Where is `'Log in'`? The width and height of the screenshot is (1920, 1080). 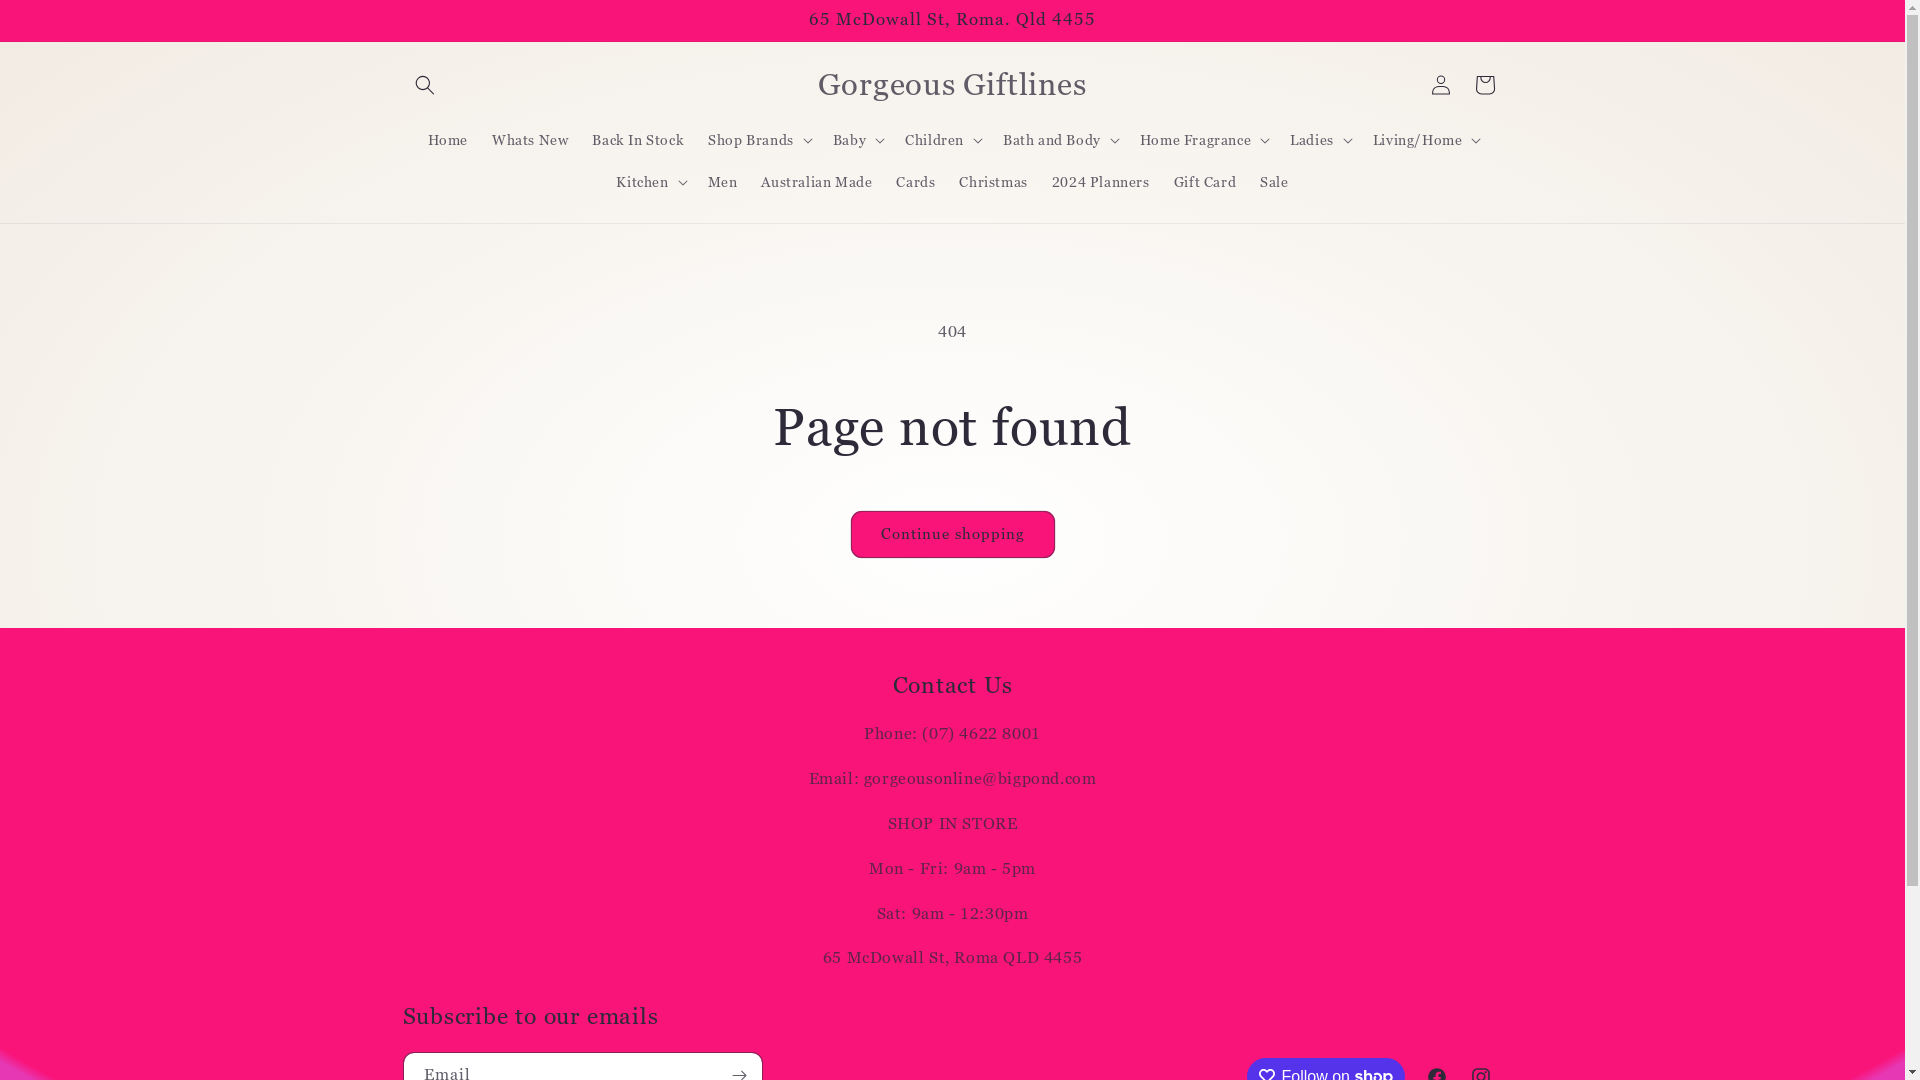
'Log in' is located at coordinates (1440, 83).